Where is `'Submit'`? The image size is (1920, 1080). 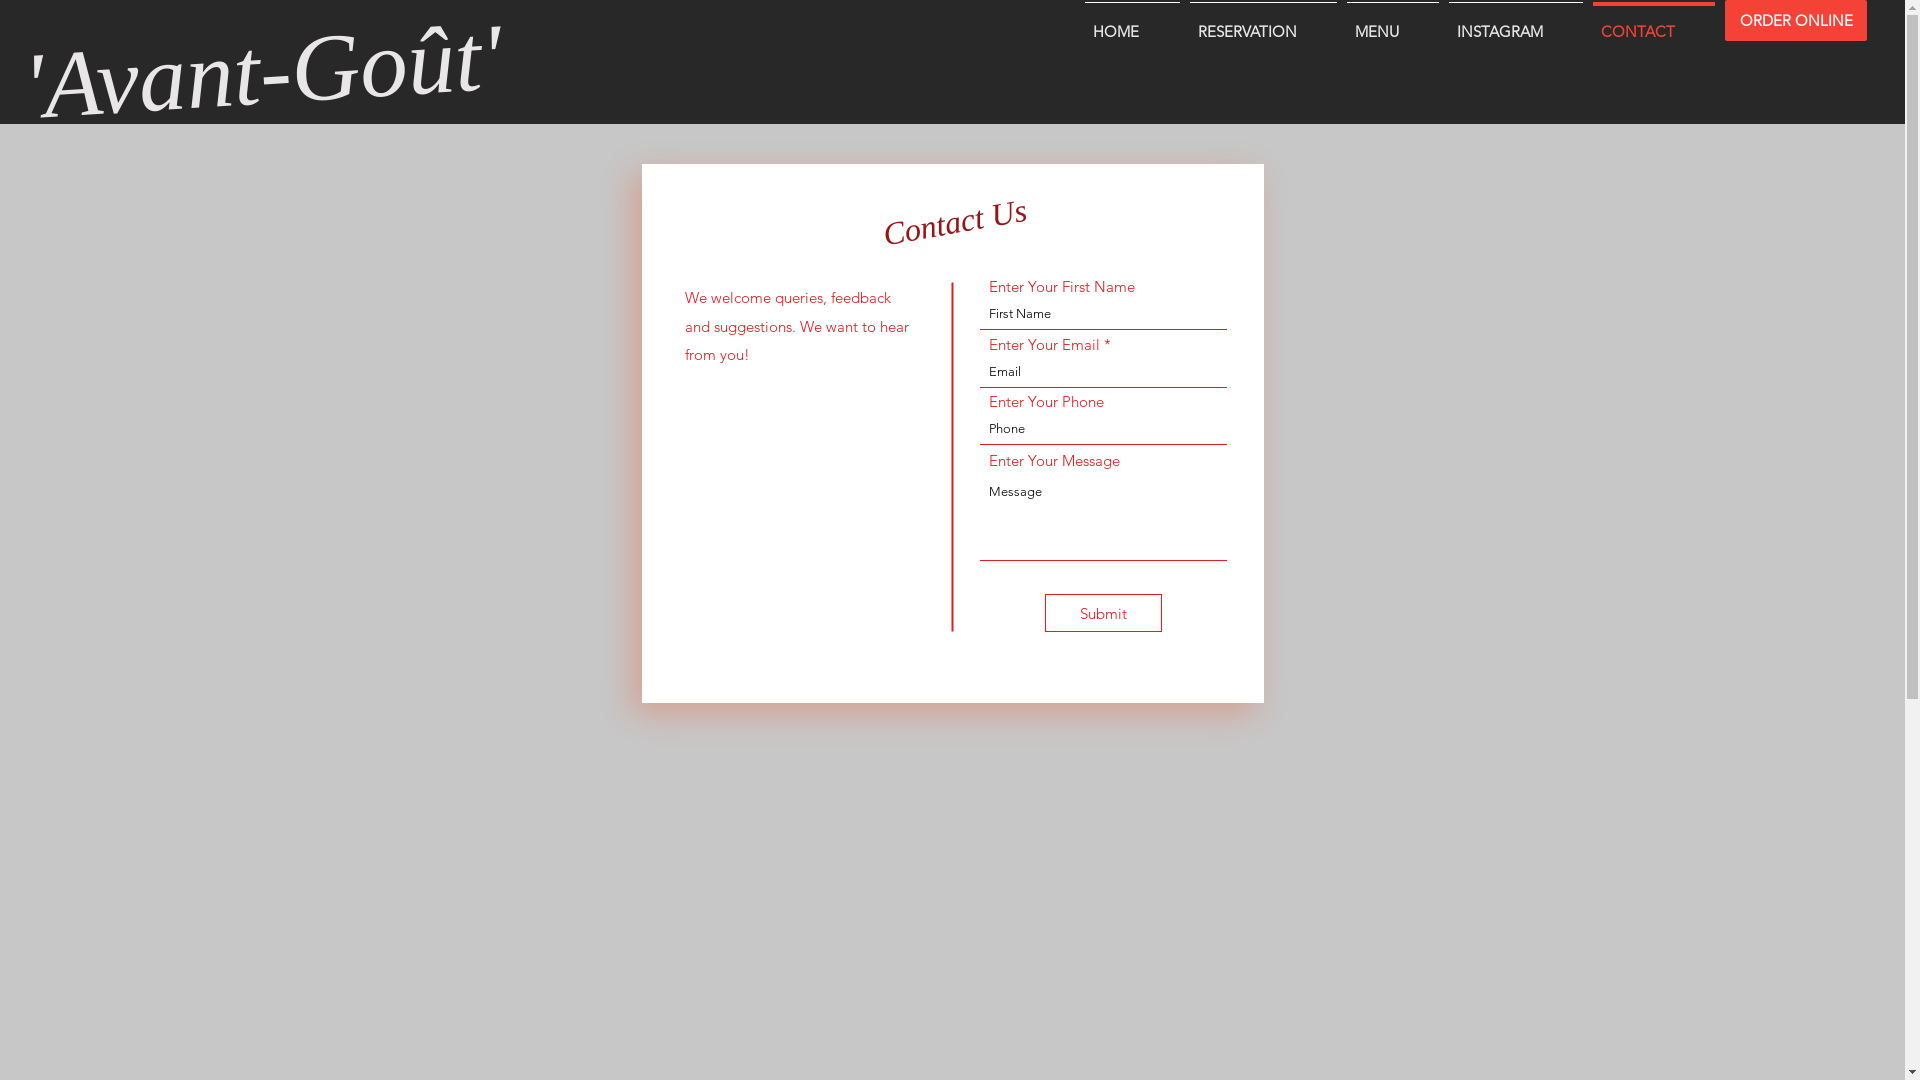 'Submit' is located at coordinates (1101, 612).